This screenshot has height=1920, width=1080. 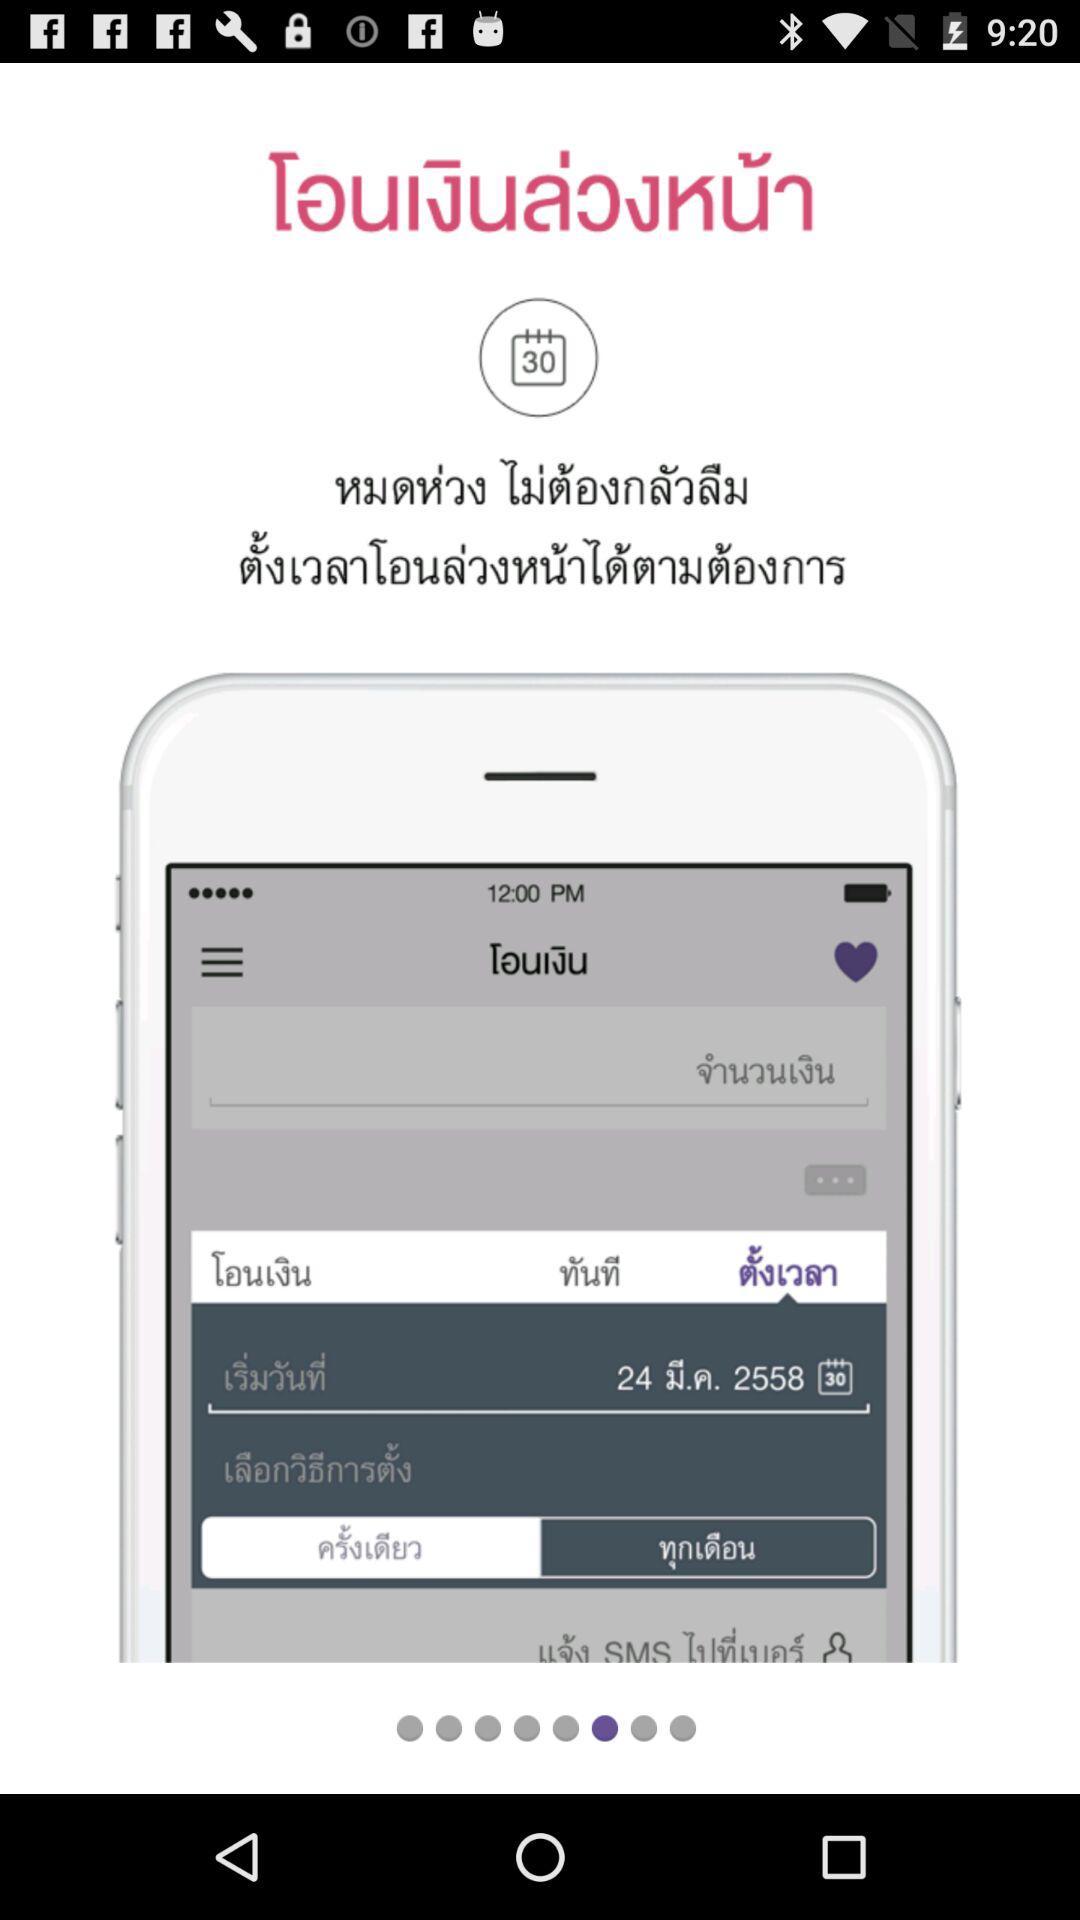 I want to click on loading the file, so click(x=408, y=1727).